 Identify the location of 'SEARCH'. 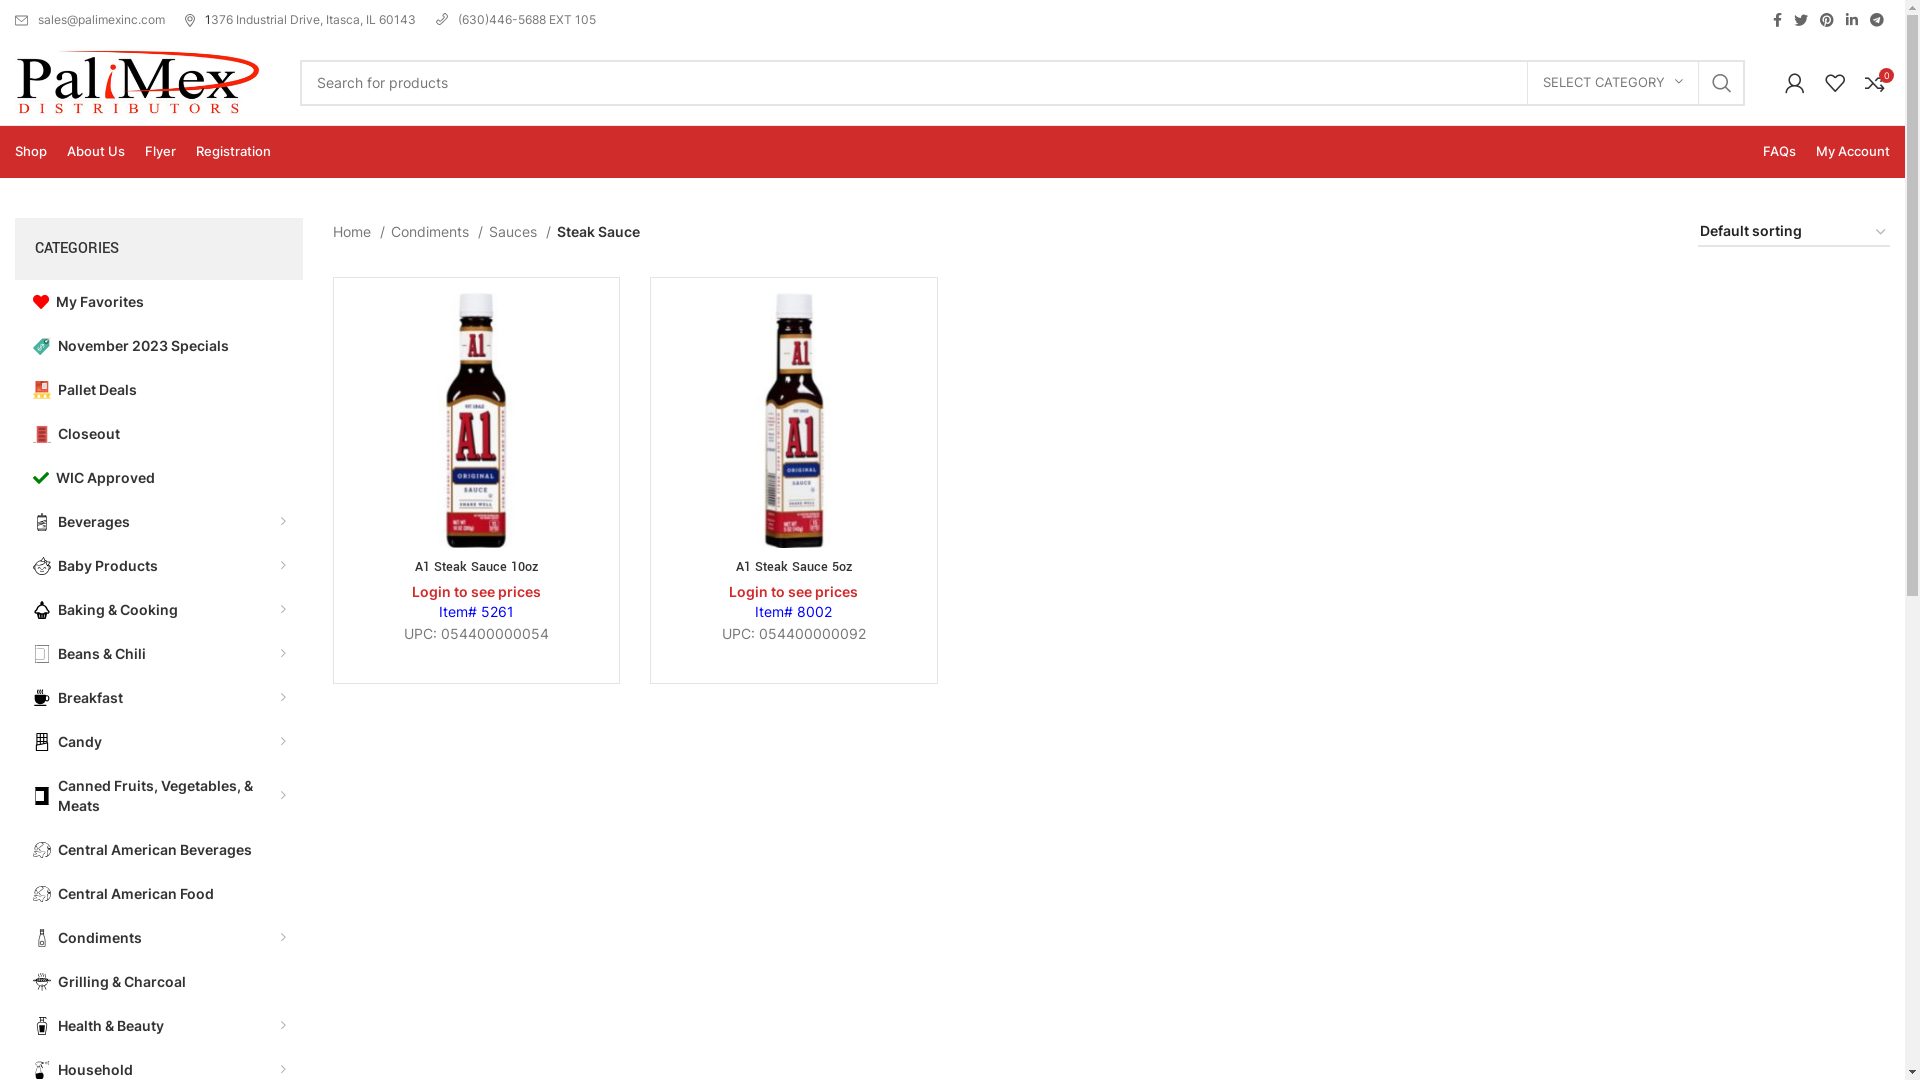
(1721, 82).